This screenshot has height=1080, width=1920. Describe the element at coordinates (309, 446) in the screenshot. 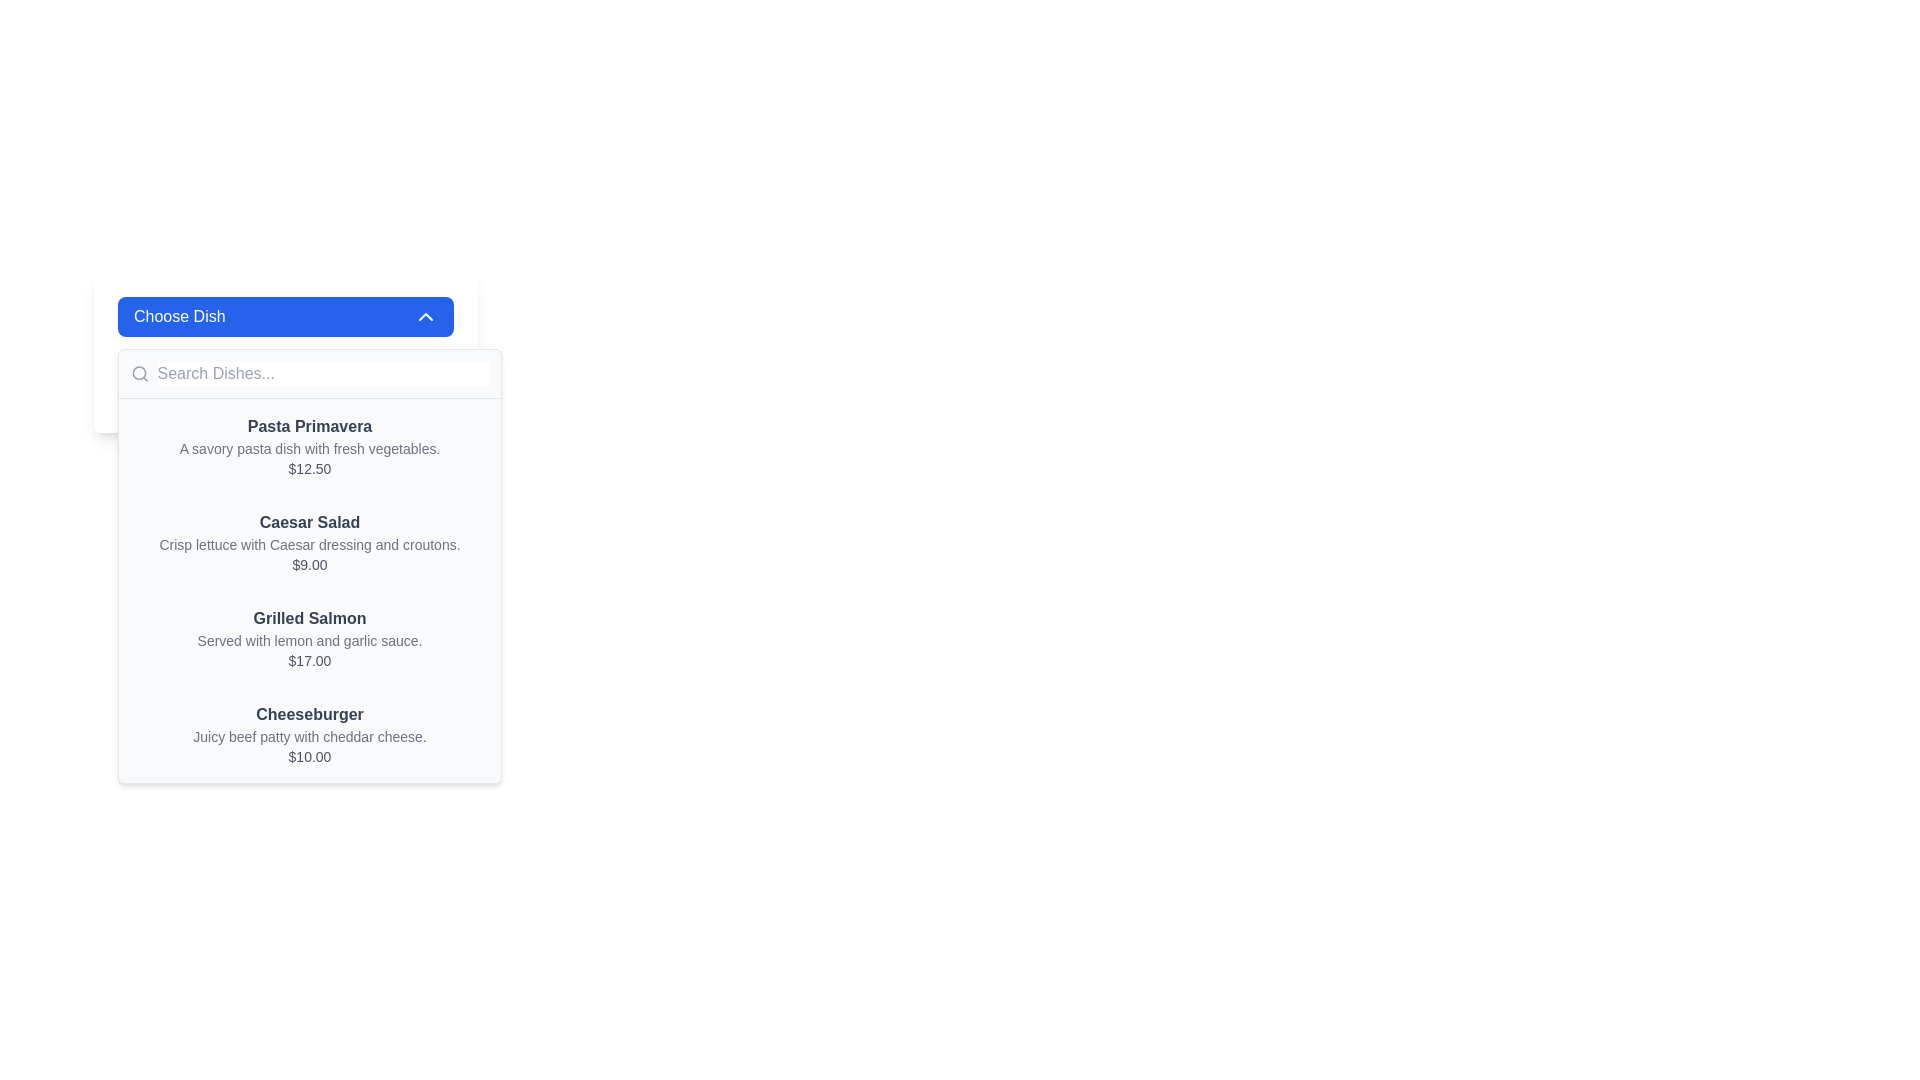

I see `the first item in the dropdown menu that displays a selectable menu item with its name, details, and price` at that location.